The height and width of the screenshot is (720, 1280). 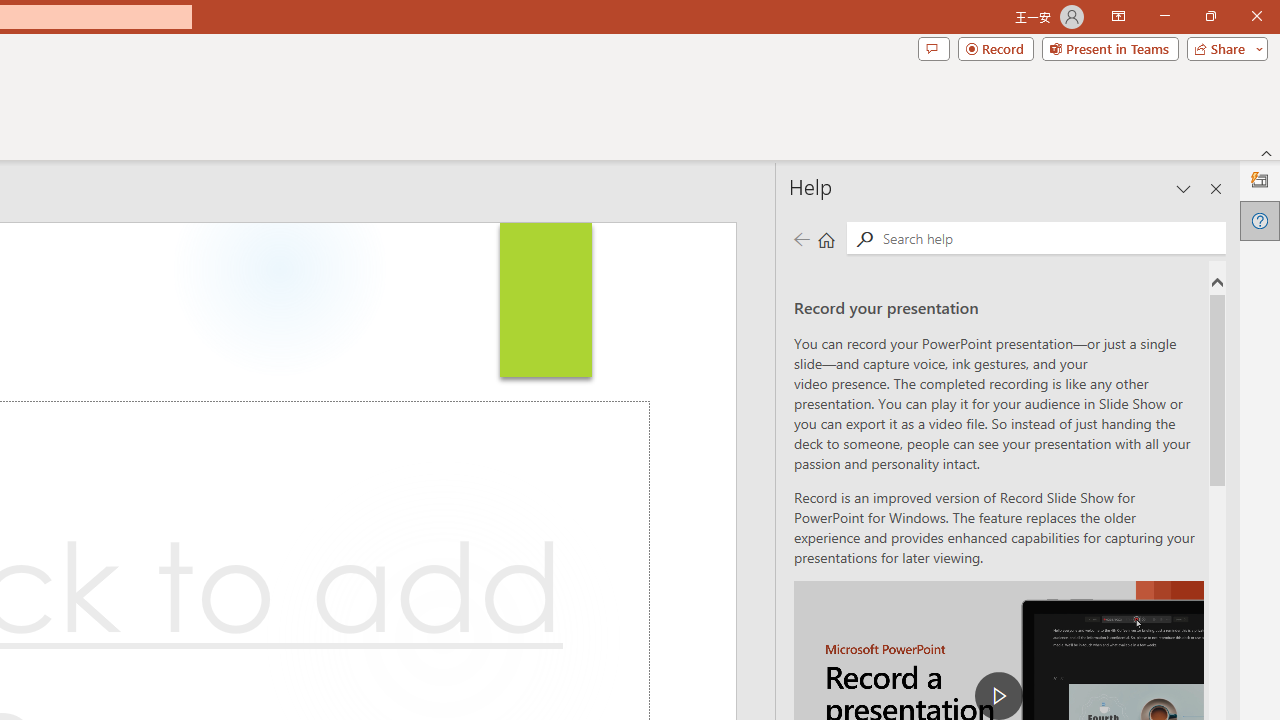 What do you see at coordinates (1209, 16) in the screenshot?
I see `'Restore Down'` at bounding box center [1209, 16].